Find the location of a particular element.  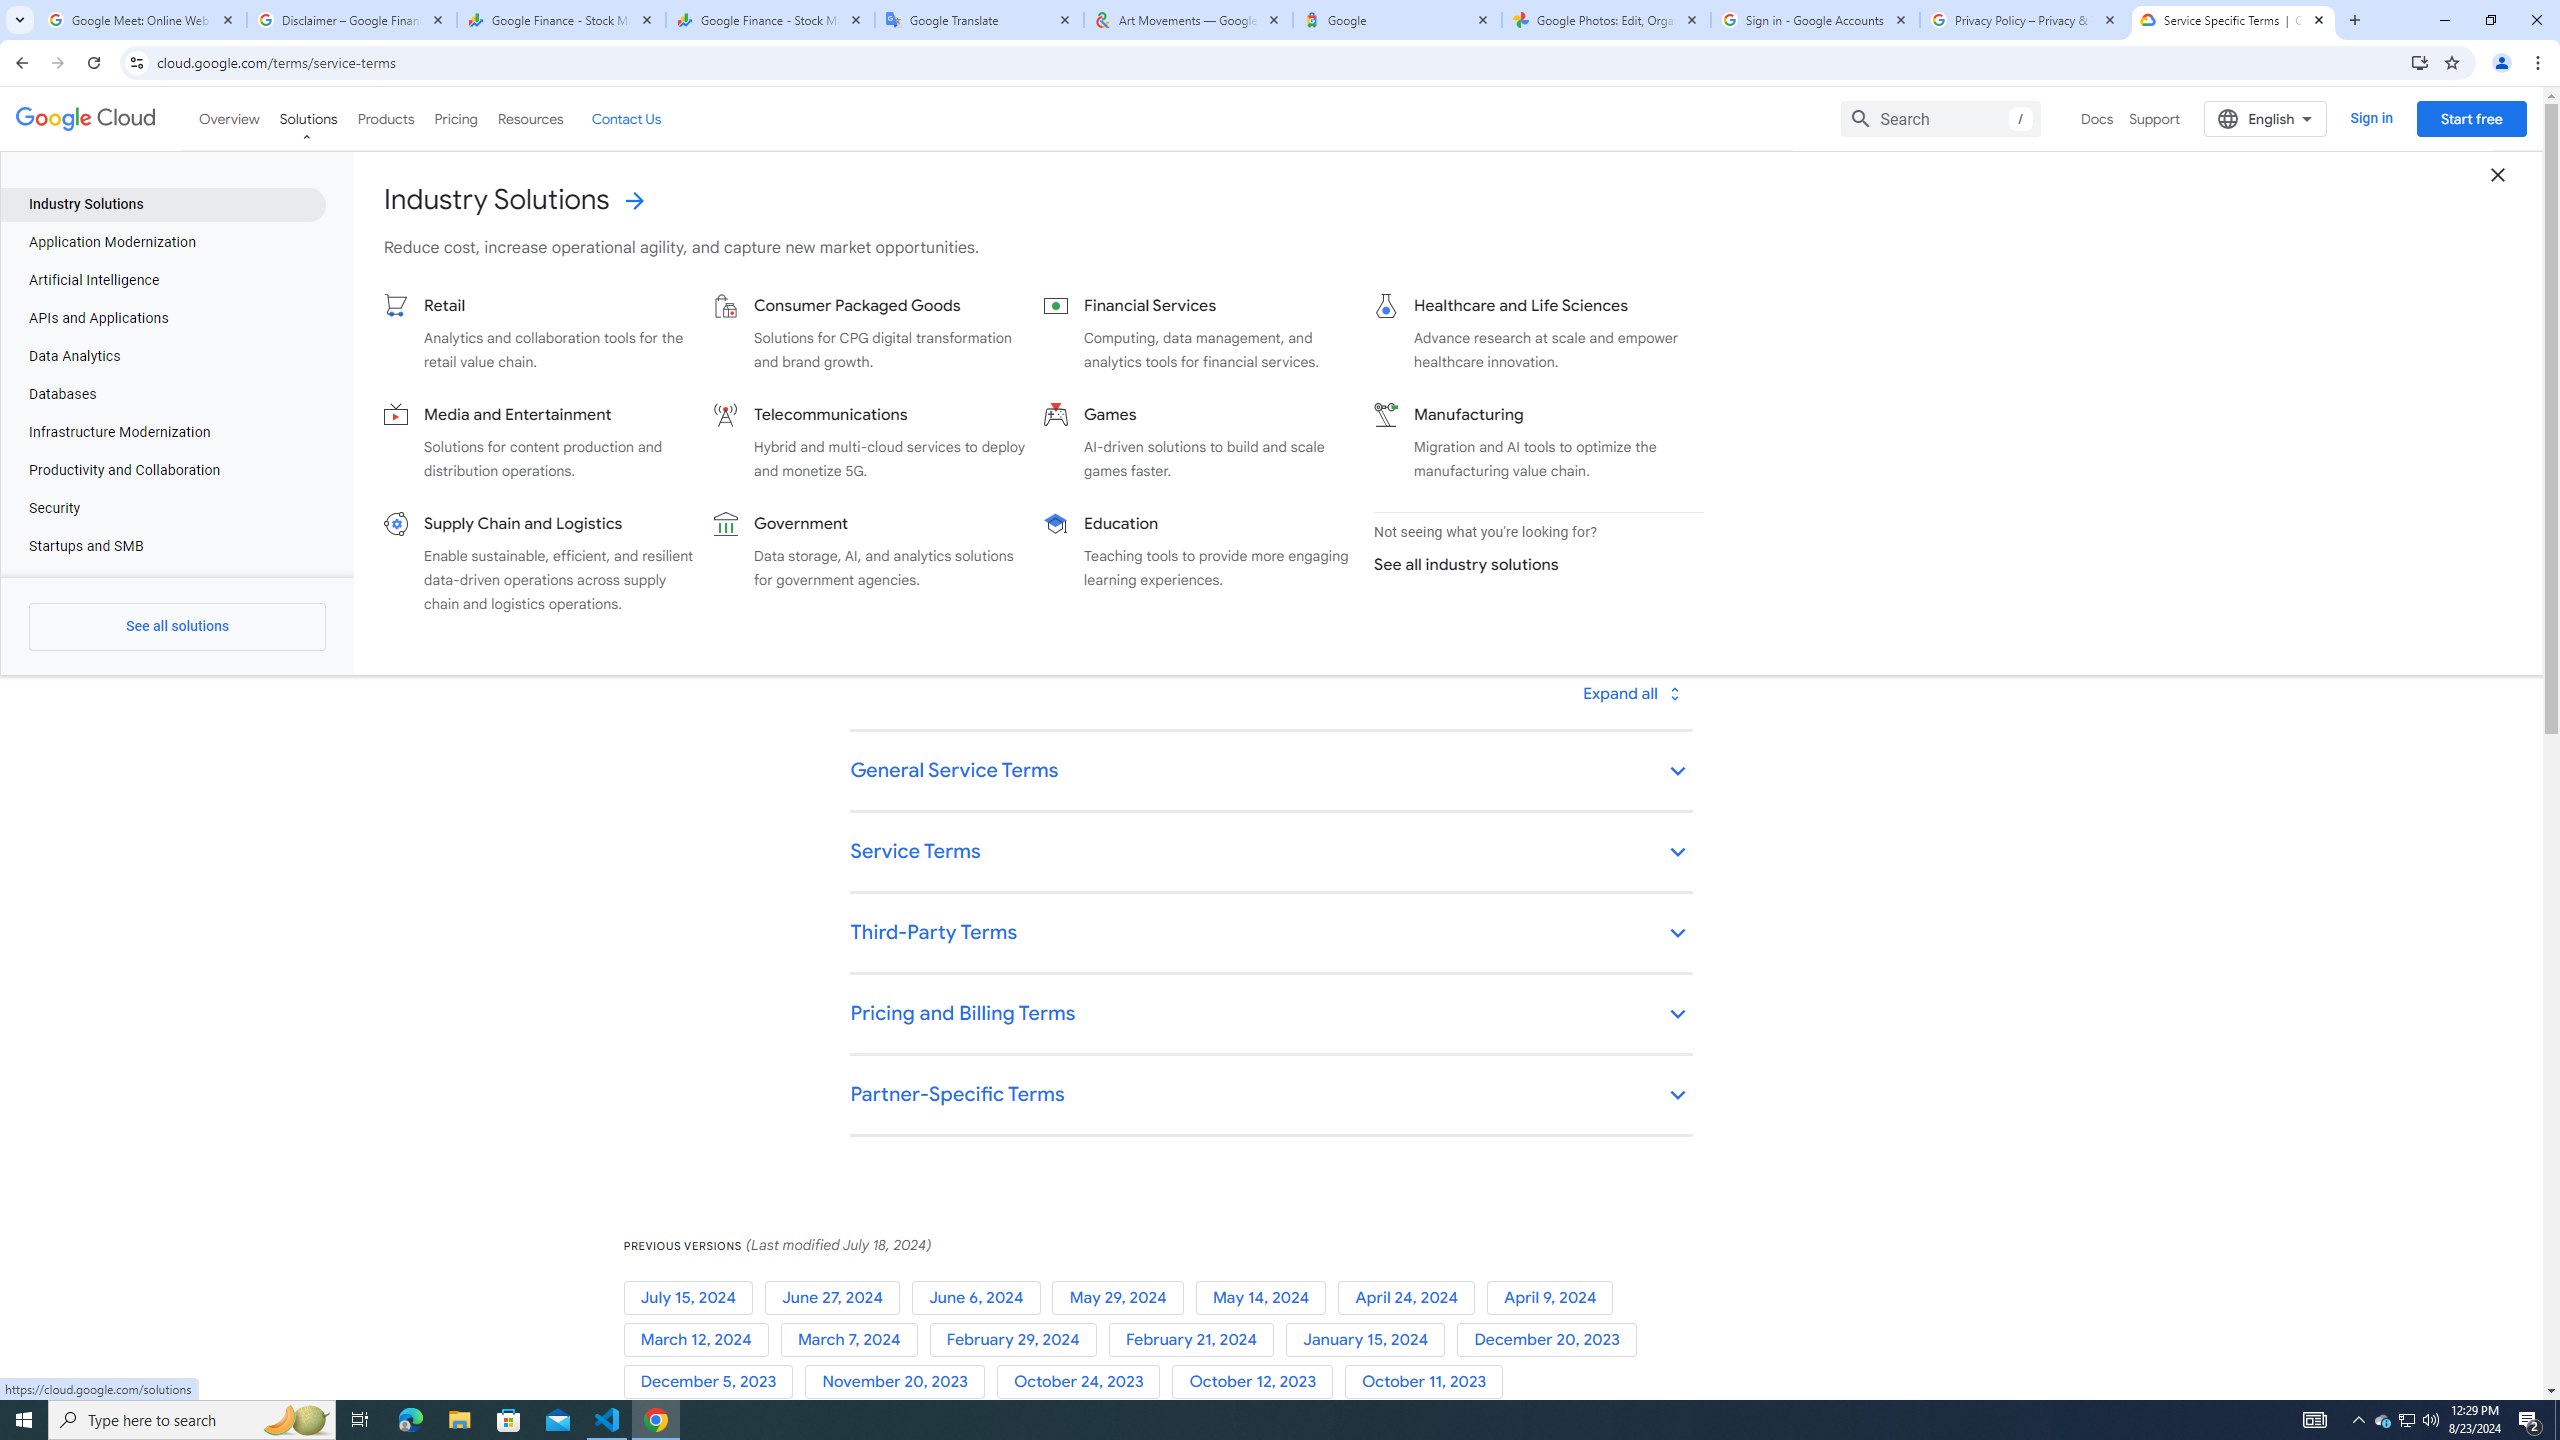

'Startups and SMB' is located at coordinates (162, 547).